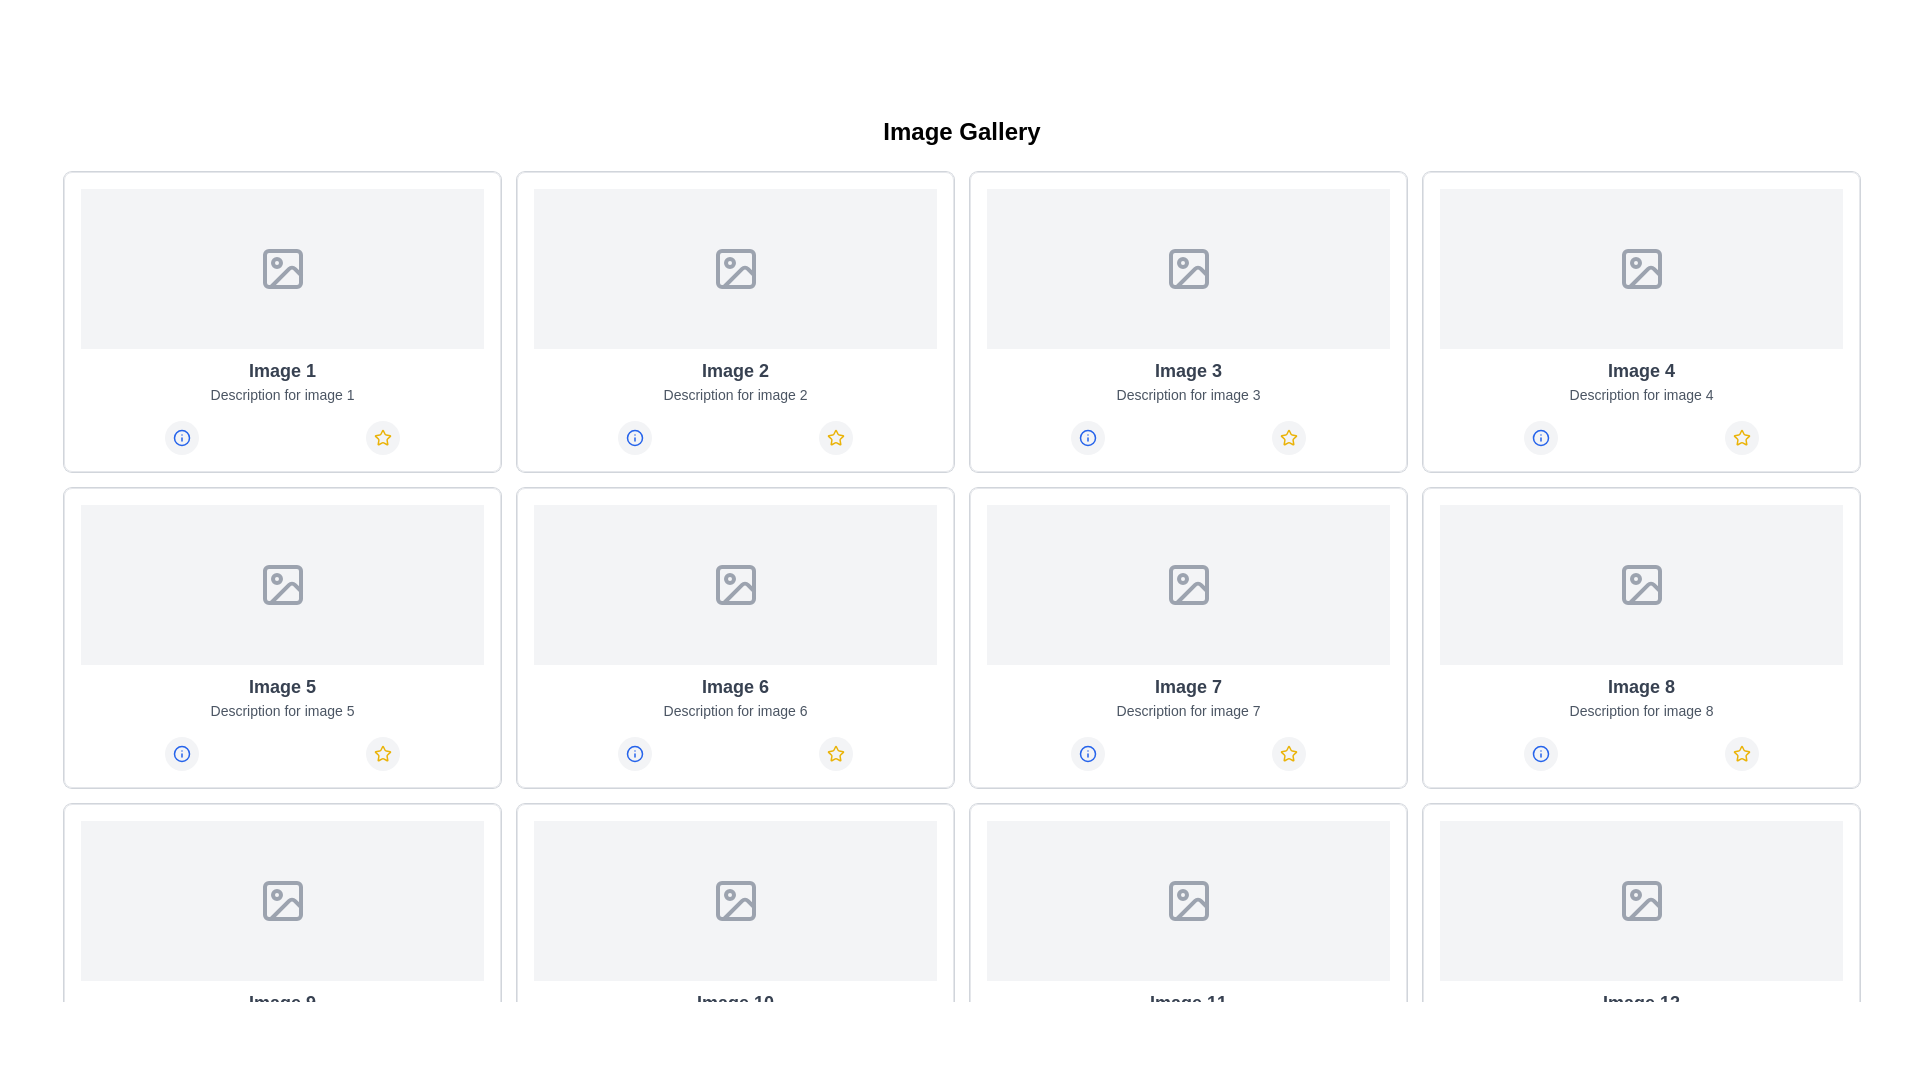  I want to click on the graphical star icon located beneath the fifth image in the gallery, aligned with the descriptive text 'Image 5', so click(383, 753).